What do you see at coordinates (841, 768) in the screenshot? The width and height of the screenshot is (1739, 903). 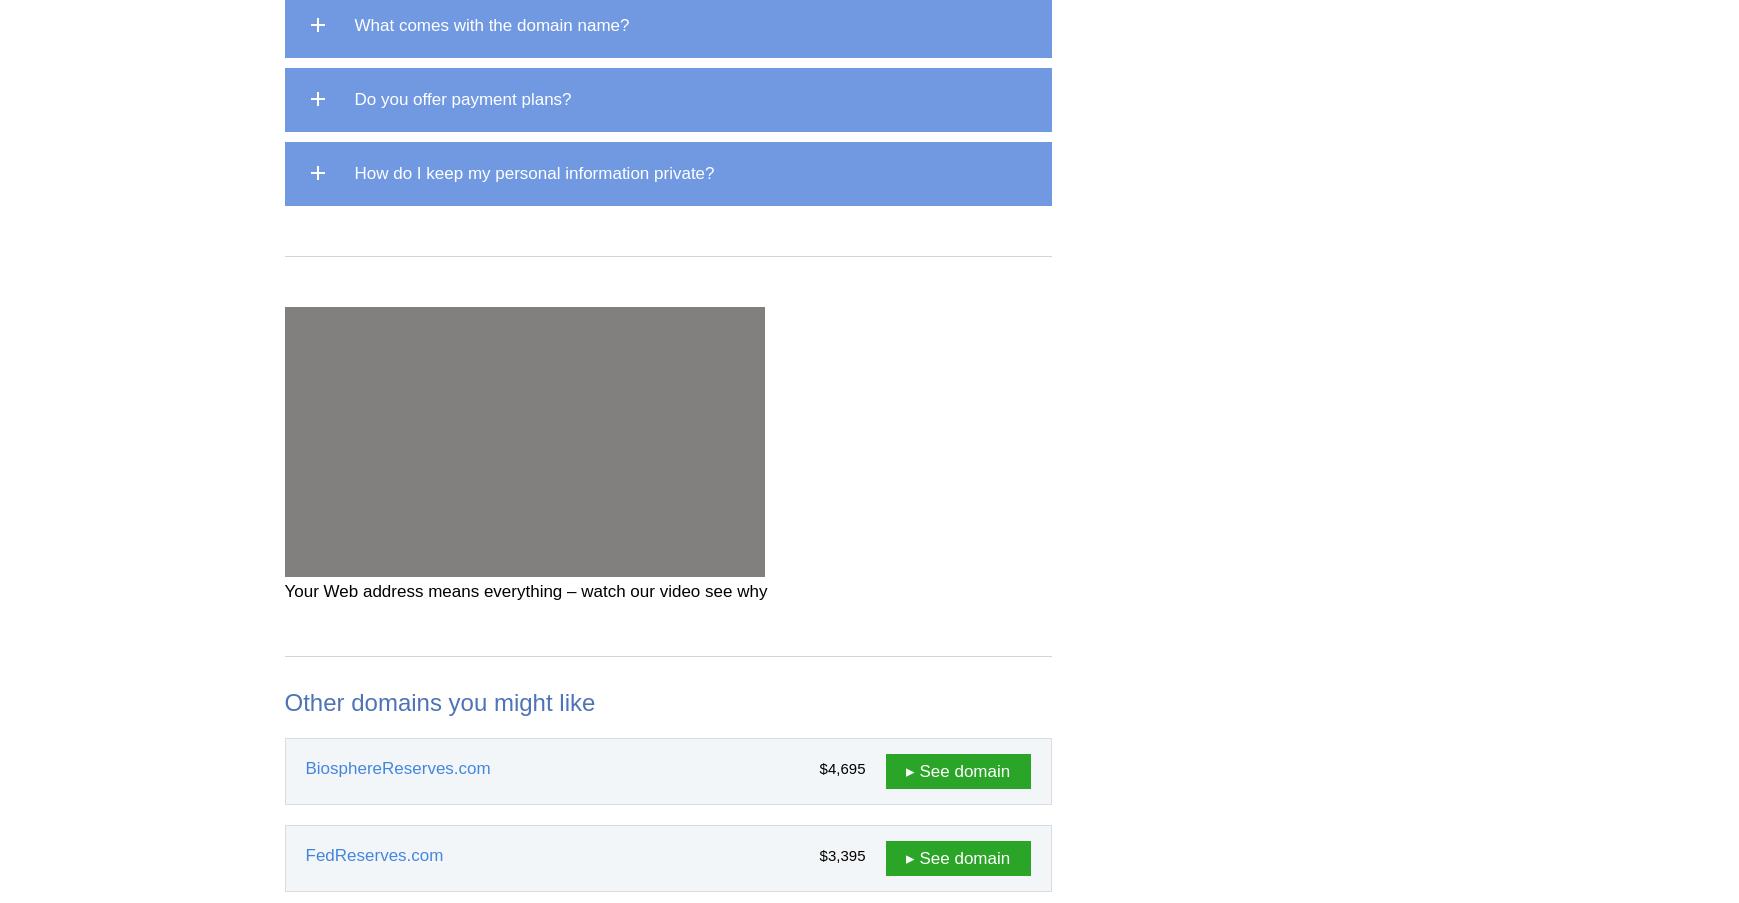 I see `'$4,695'` at bounding box center [841, 768].